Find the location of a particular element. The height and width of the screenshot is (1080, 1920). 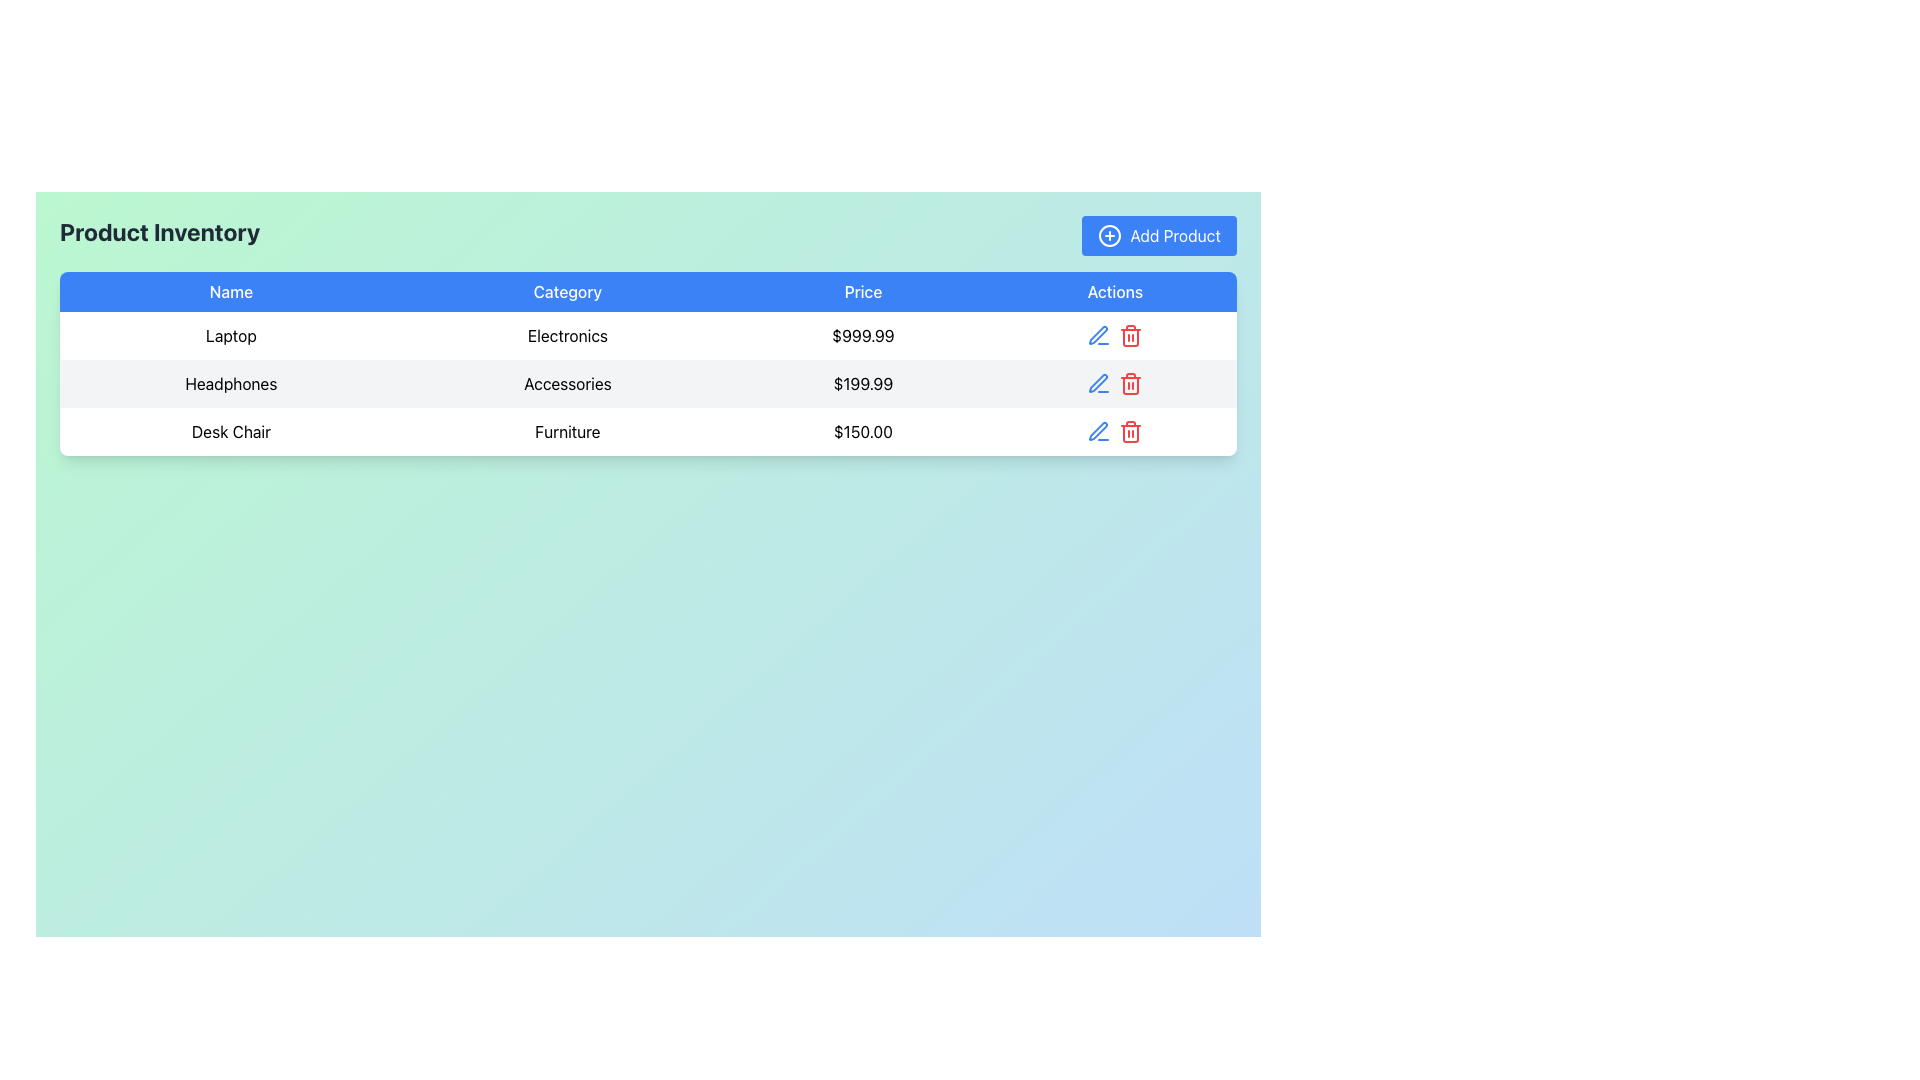

the Text label that displays the category associated with the 'Laptop' product in the 'Product Inventory' table, located in the second cell of the row corresponding to 'Laptop' is located at coordinates (566, 334).